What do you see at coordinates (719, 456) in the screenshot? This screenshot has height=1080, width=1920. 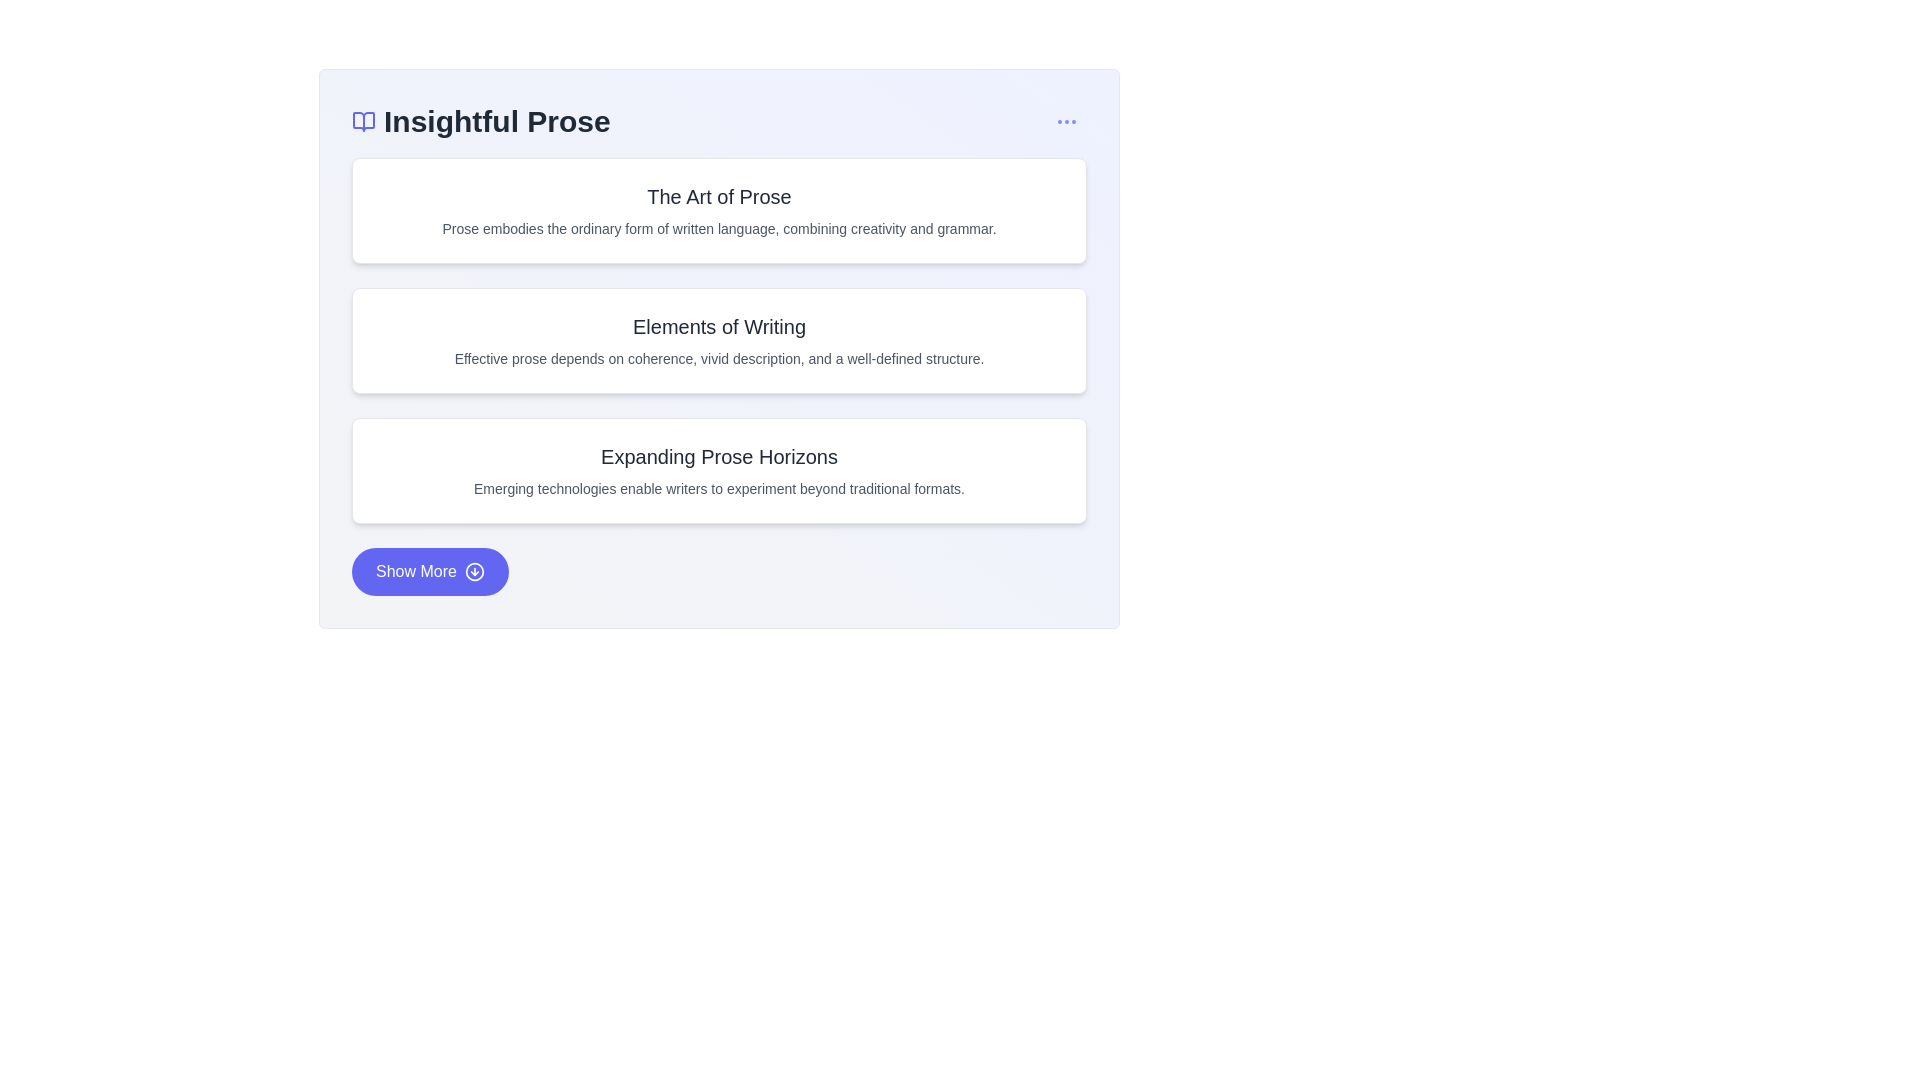 I see `the heading text element titled 'Expanding Prose Horizons', which is styled in a medium-sized, bold font with a dark gray color, located at the top of the third card in a vertical list of content cards` at bounding box center [719, 456].